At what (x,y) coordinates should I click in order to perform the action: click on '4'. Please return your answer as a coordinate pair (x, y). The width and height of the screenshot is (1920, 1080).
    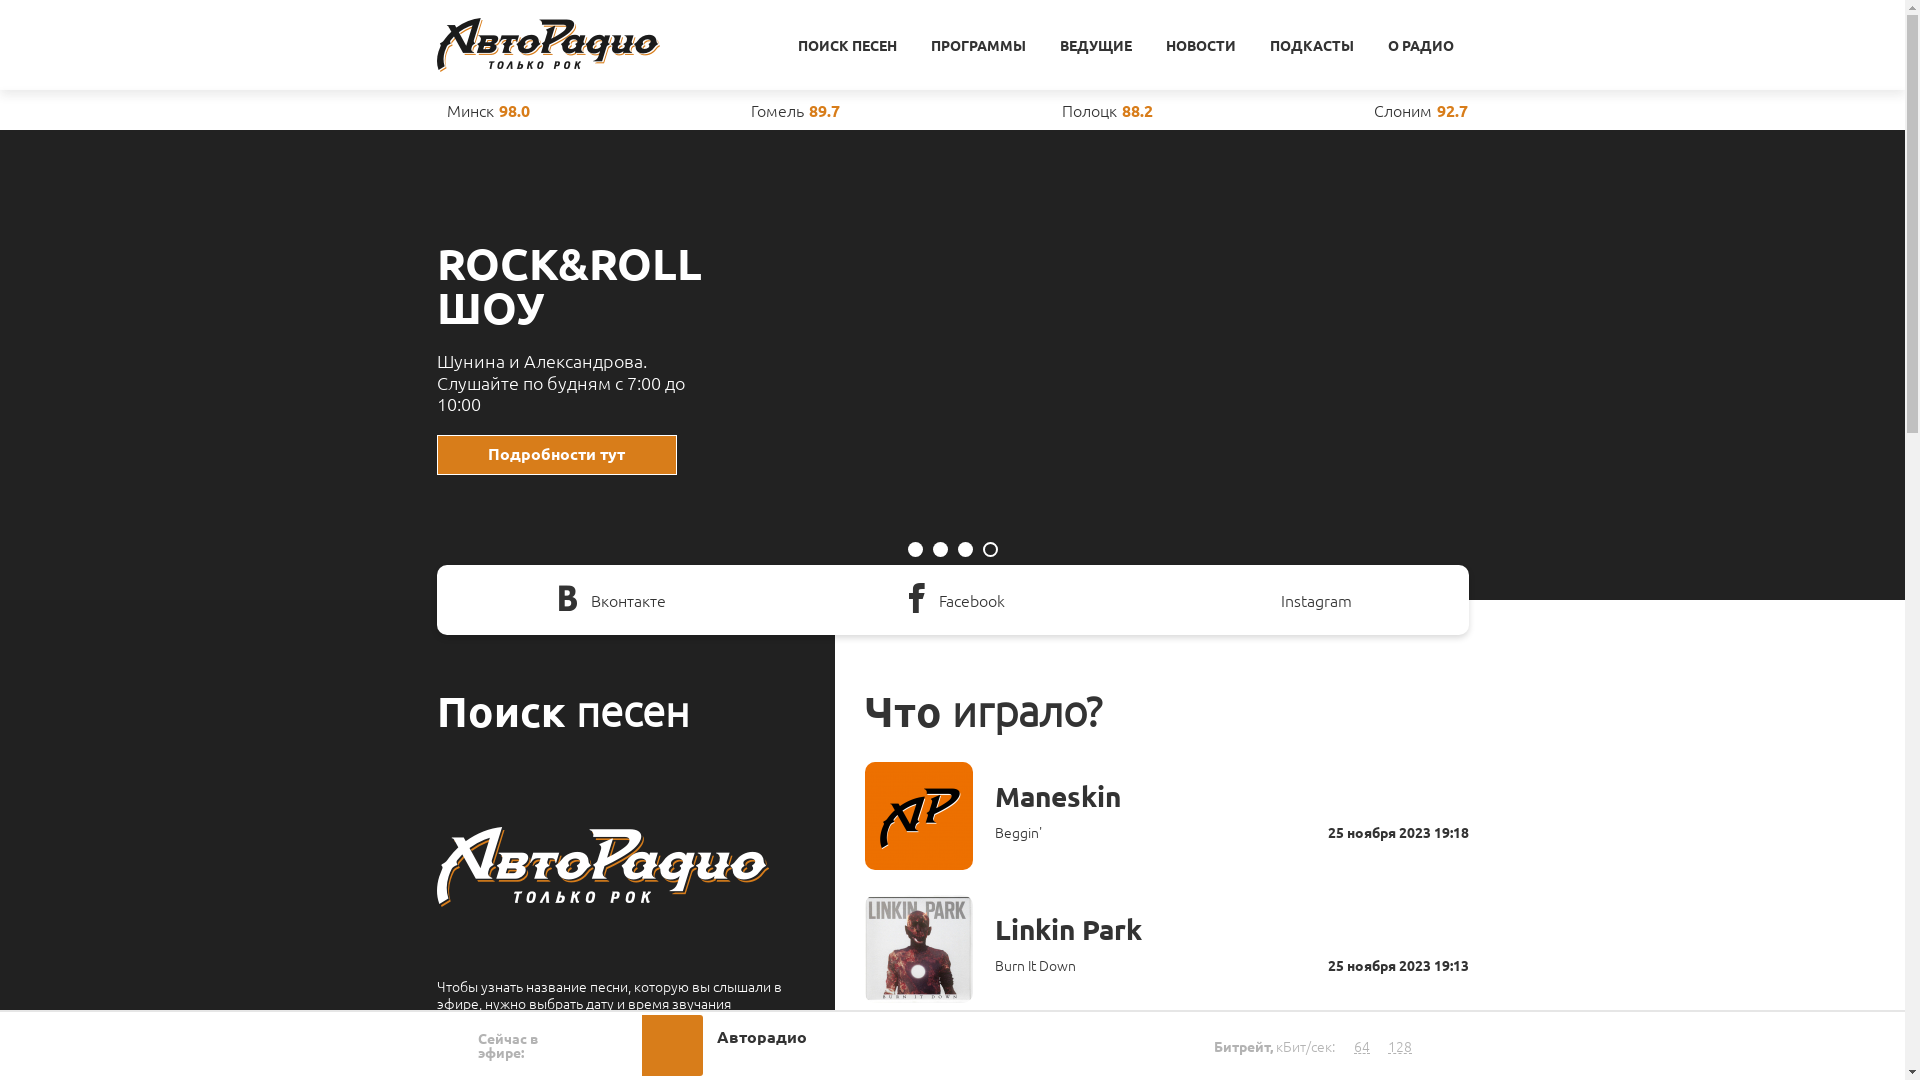
    Looking at the image, I should click on (989, 549).